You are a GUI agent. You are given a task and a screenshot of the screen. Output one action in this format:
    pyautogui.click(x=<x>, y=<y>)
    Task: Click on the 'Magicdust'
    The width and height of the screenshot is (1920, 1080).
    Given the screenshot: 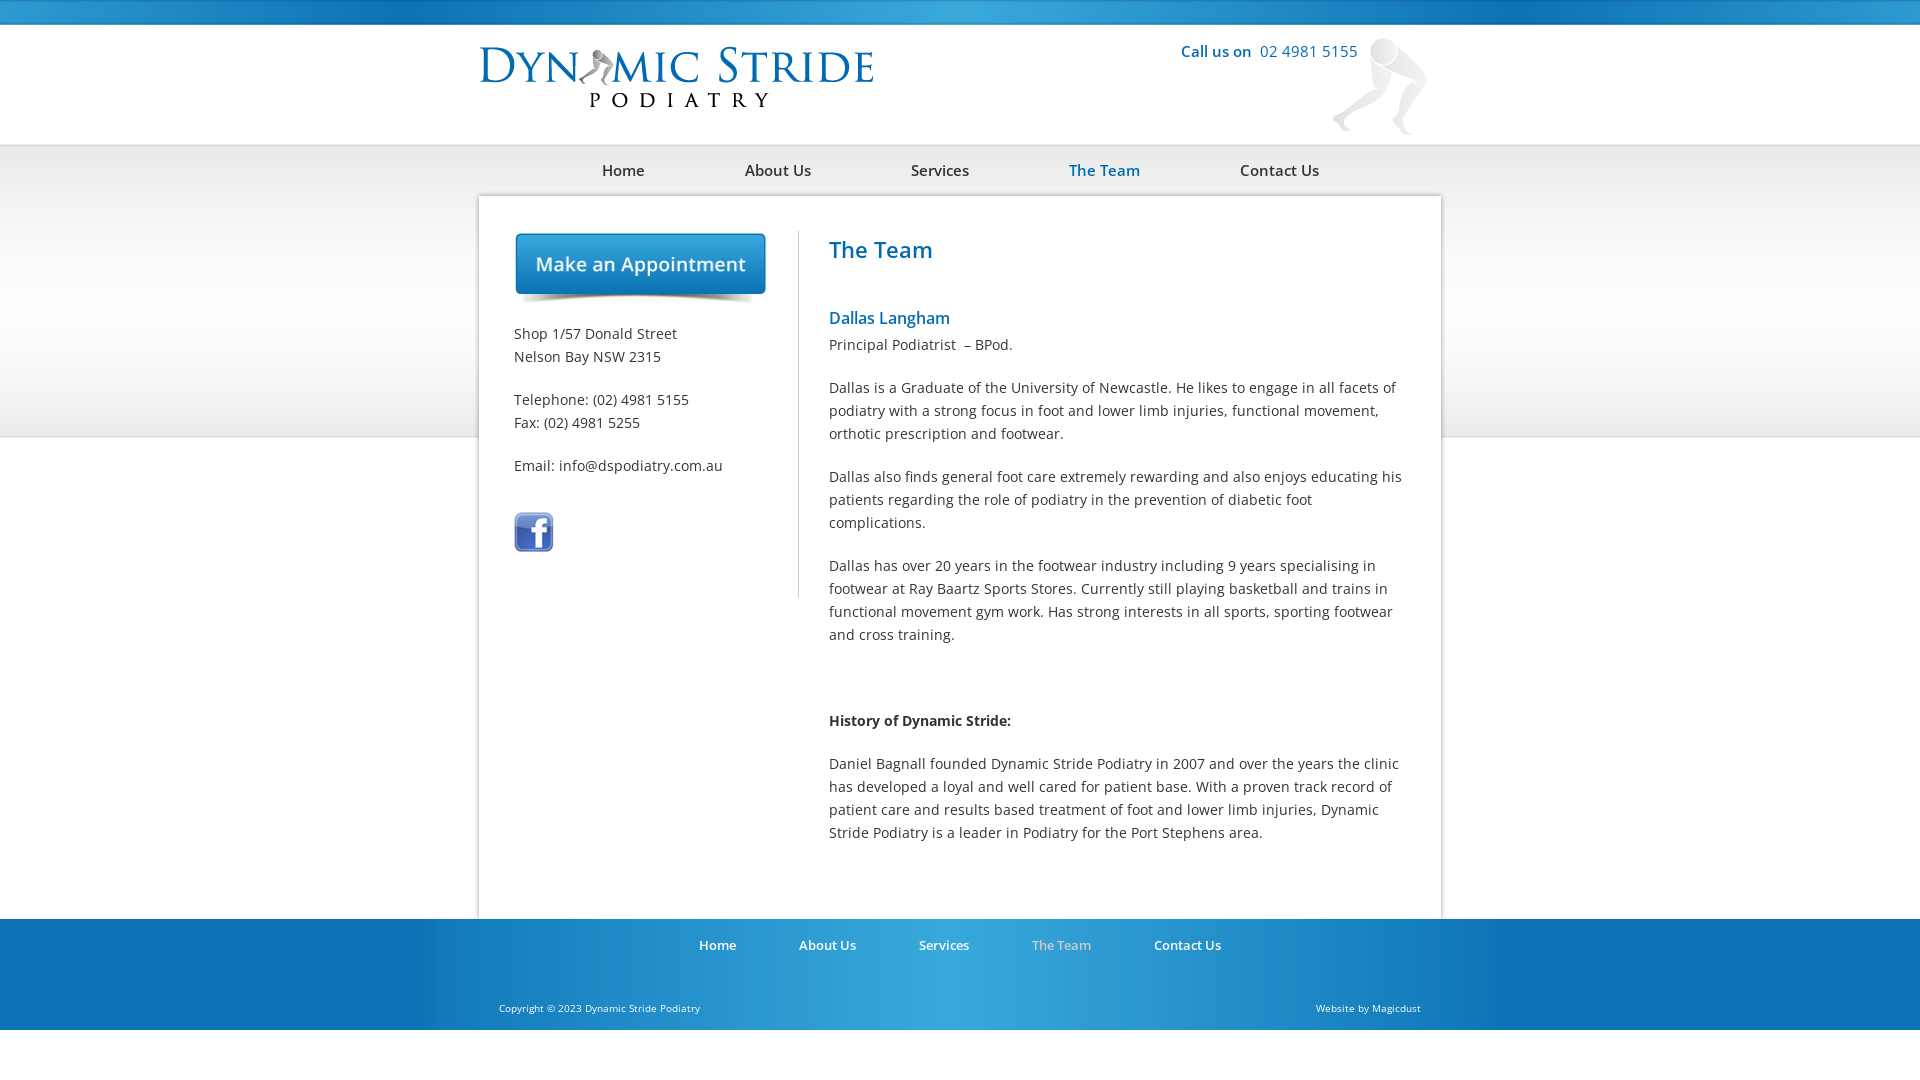 What is the action you would take?
    pyautogui.click(x=1395, y=1007)
    